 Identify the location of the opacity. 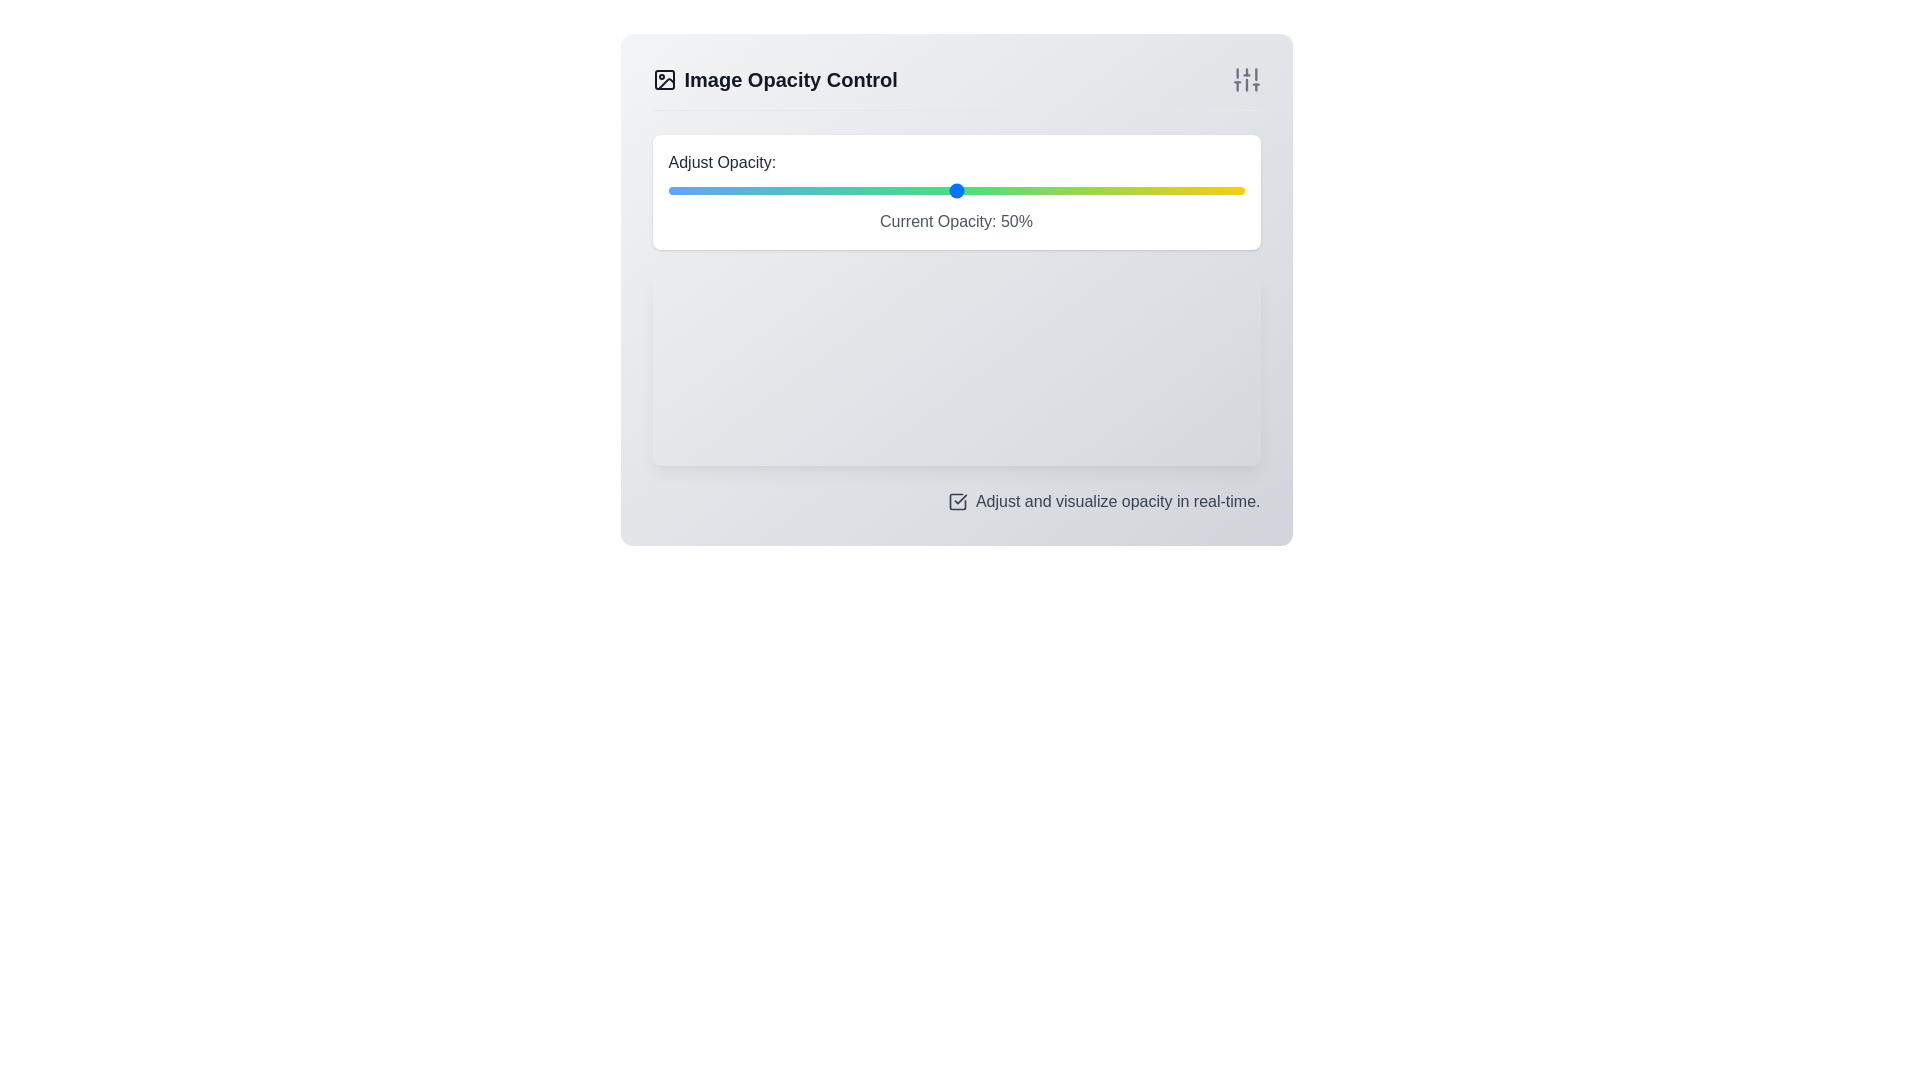
(892, 191).